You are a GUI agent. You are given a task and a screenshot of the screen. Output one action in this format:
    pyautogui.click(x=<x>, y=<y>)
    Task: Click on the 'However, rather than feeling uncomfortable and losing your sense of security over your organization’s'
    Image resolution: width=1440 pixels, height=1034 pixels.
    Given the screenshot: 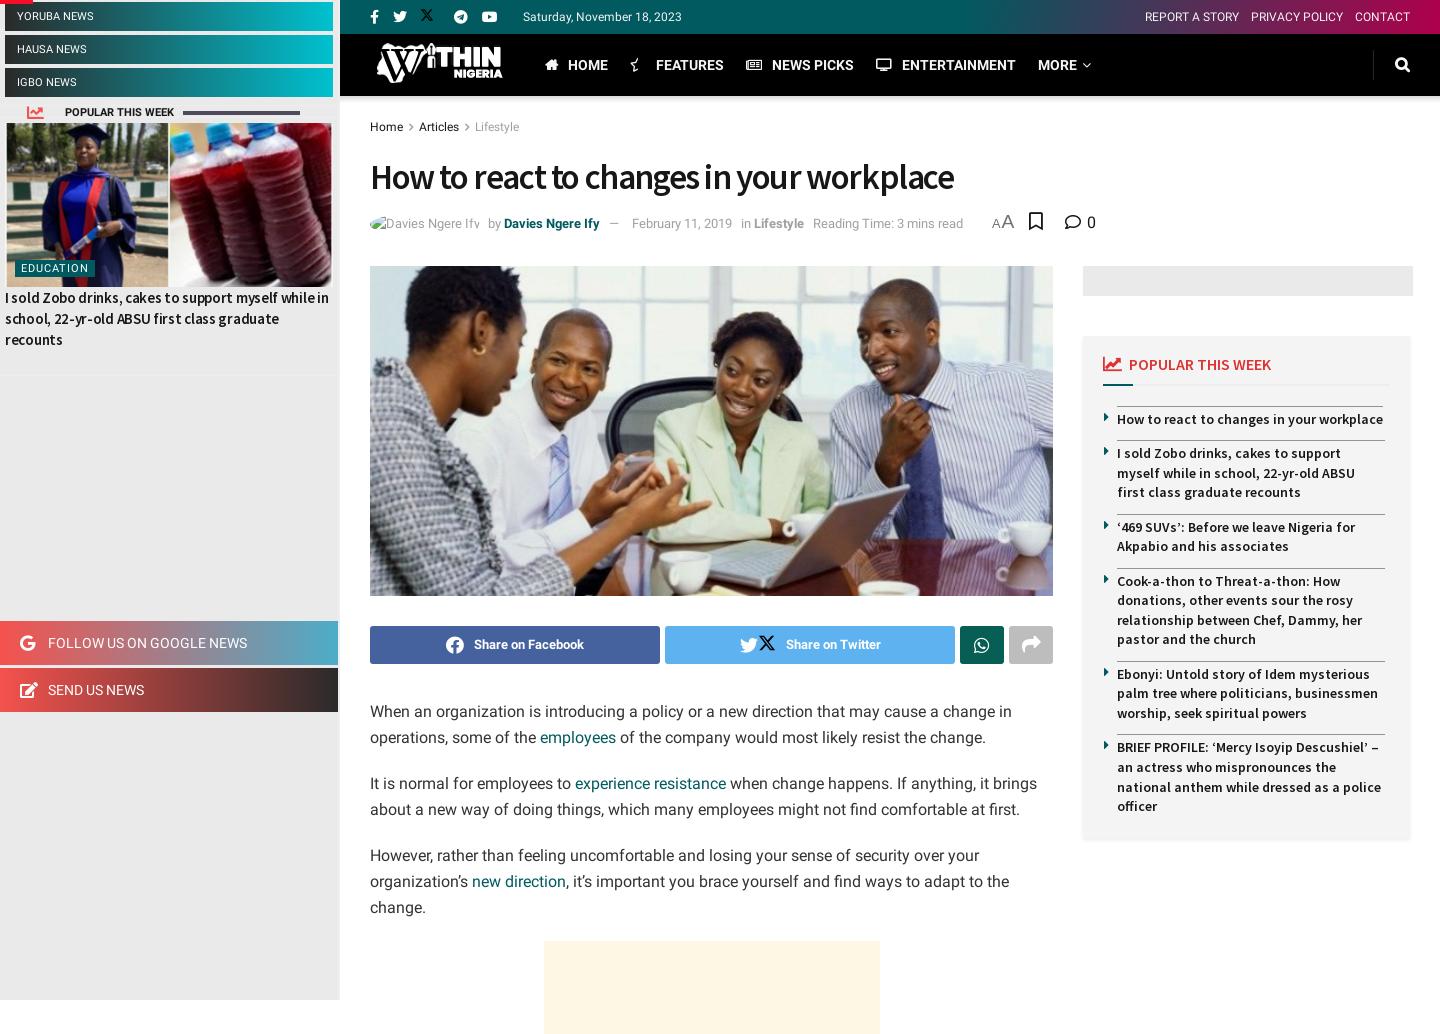 What is the action you would take?
    pyautogui.click(x=368, y=867)
    